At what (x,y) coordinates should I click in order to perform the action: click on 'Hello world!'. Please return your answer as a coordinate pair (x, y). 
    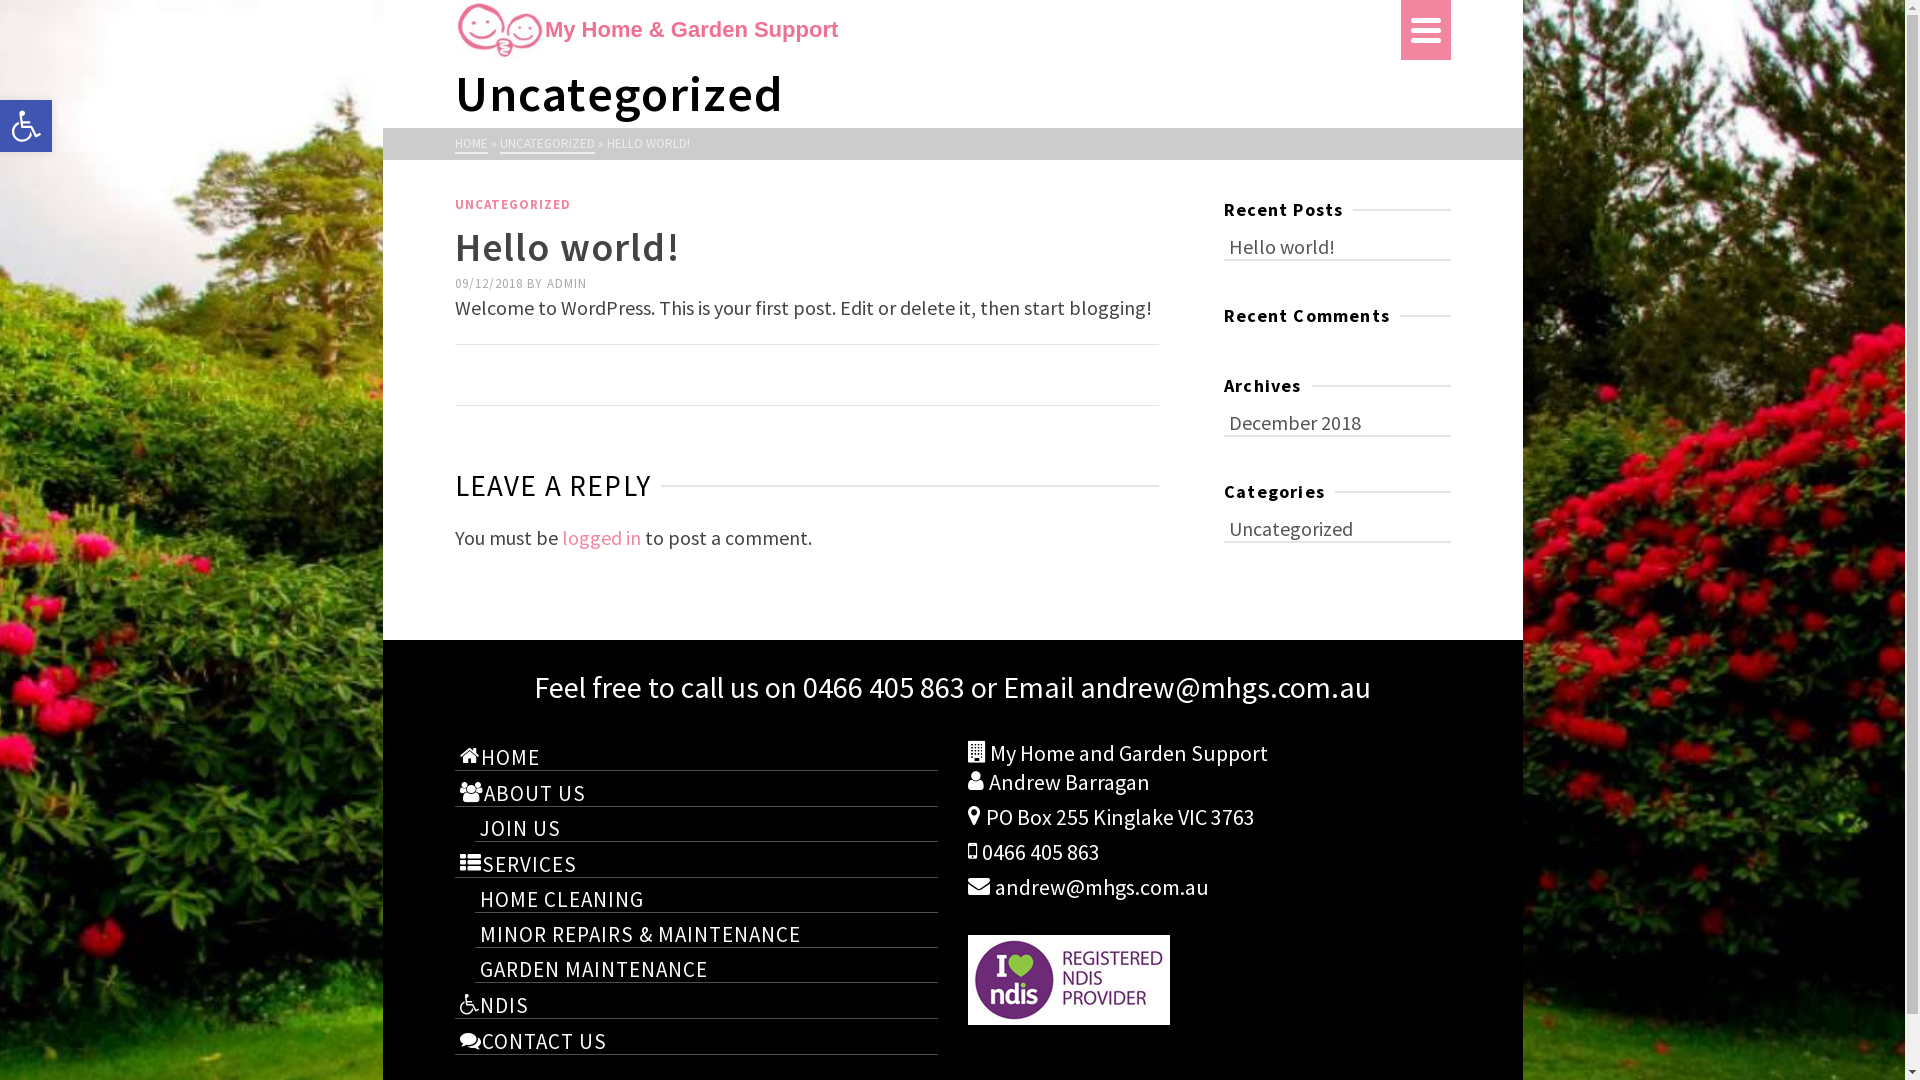
    Looking at the image, I should click on (1337, 244).